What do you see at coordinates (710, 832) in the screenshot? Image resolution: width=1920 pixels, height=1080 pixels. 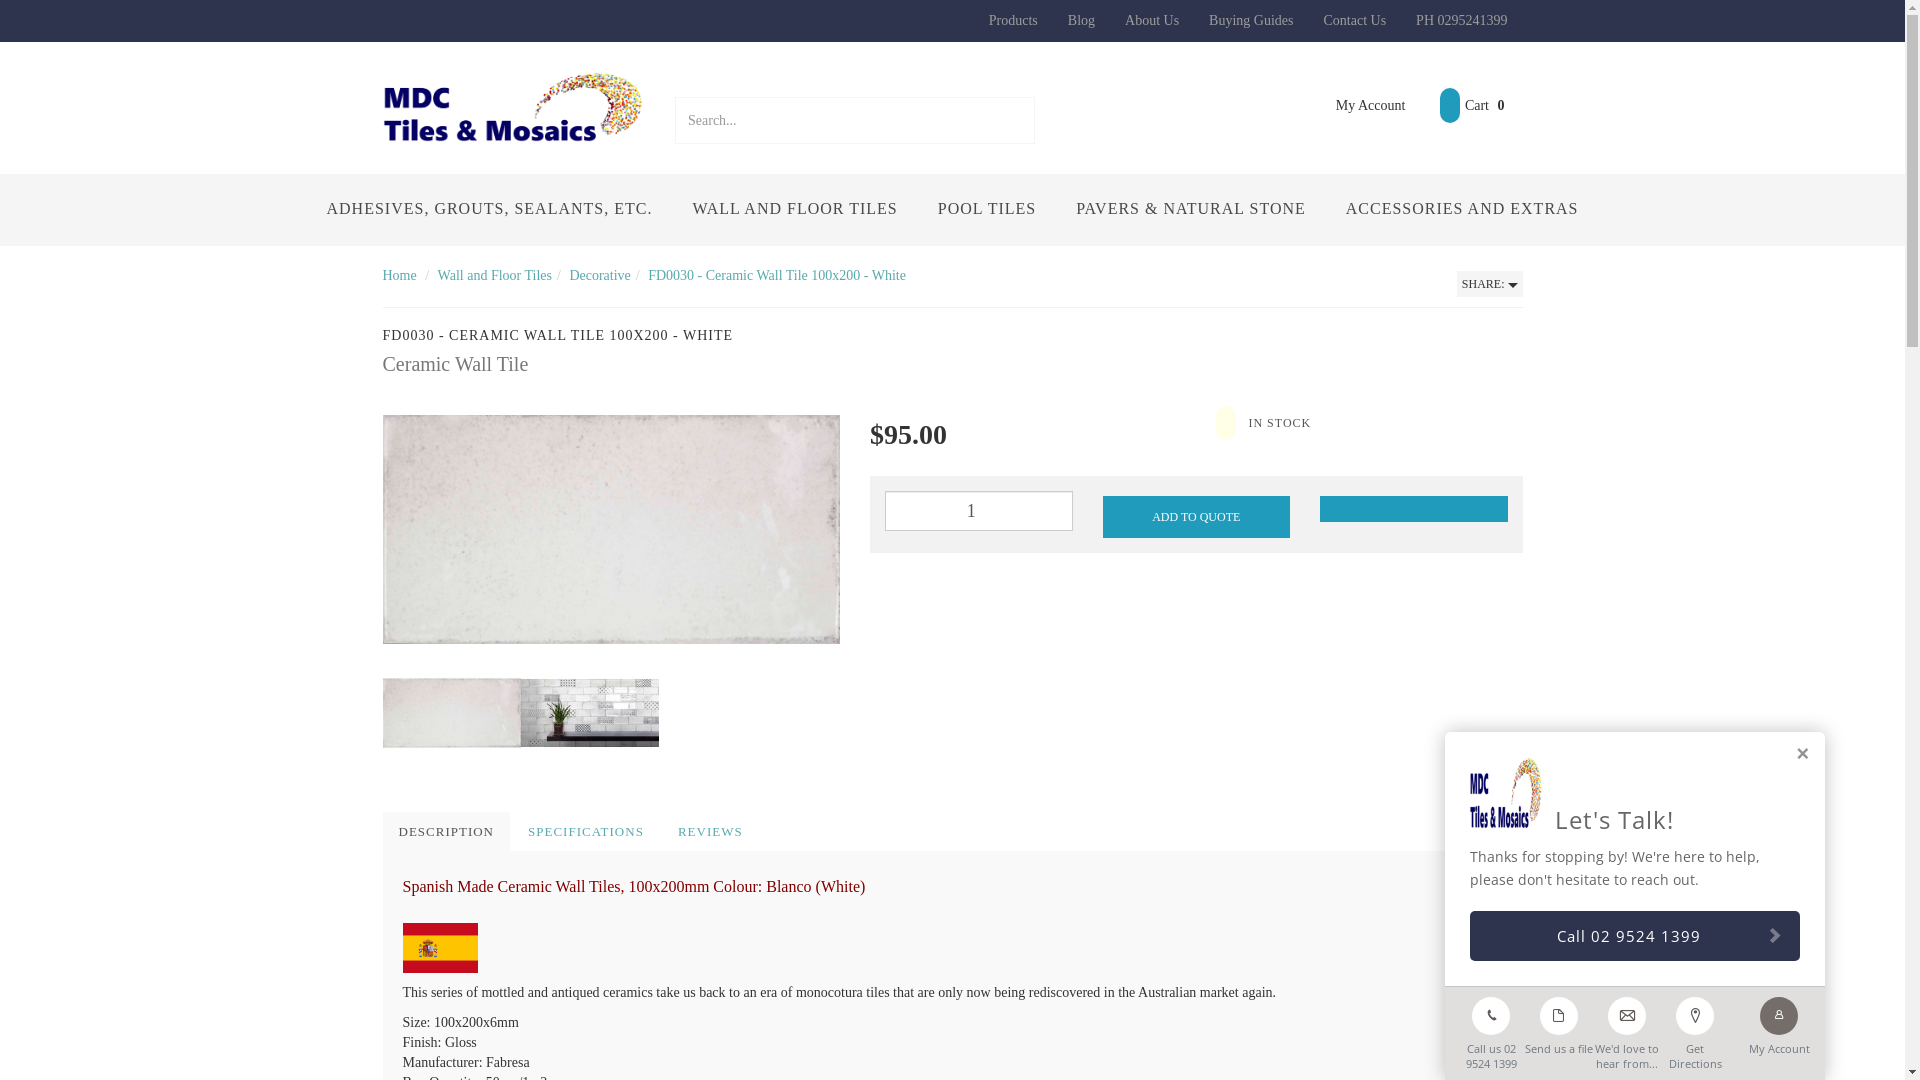 I see `'REVIEWS'` at bounding box center [710, 832].